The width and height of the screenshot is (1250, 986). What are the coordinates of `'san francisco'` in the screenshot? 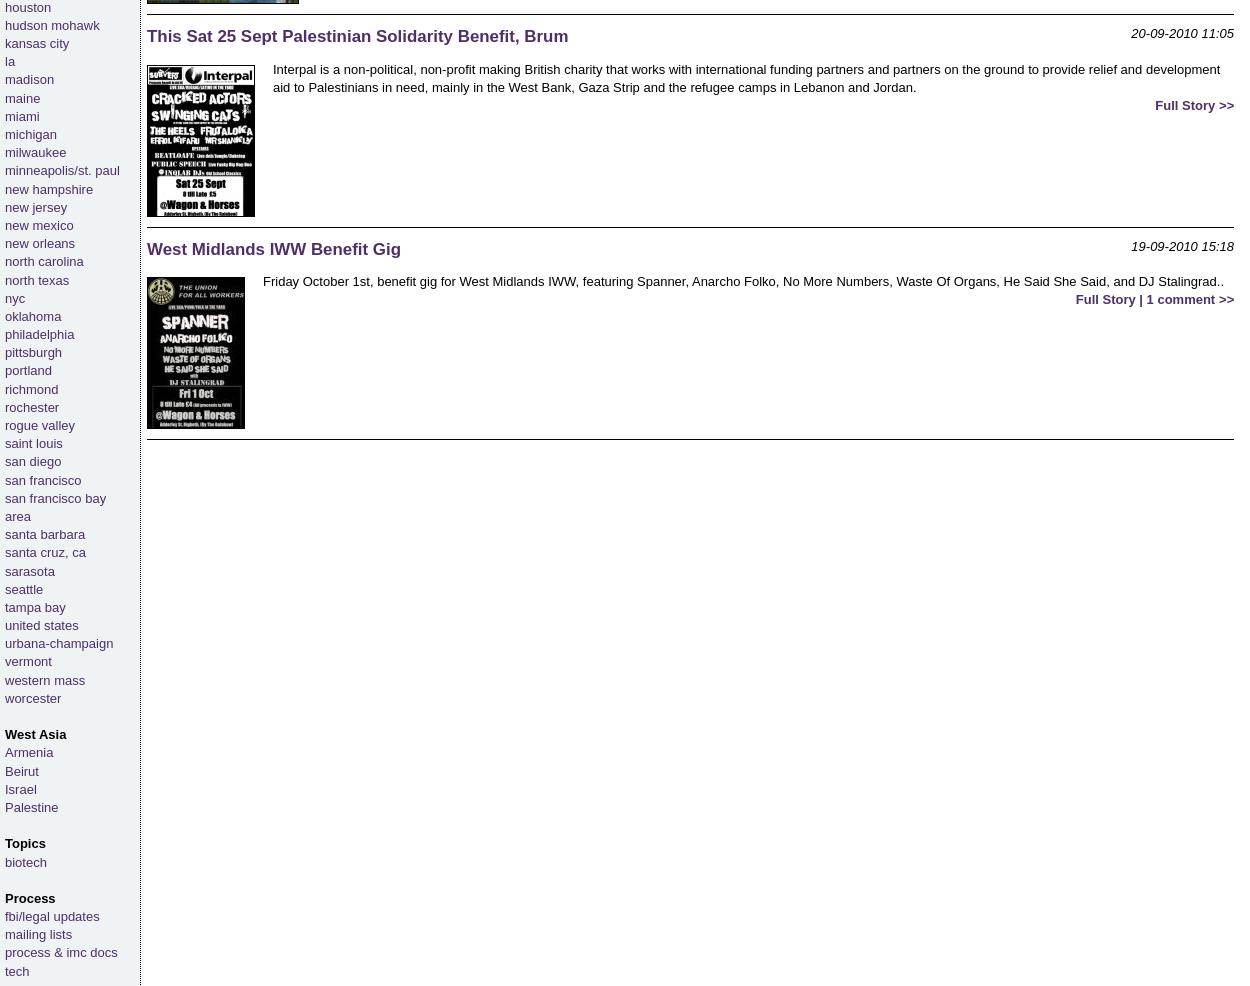 It's located at (43, 479).